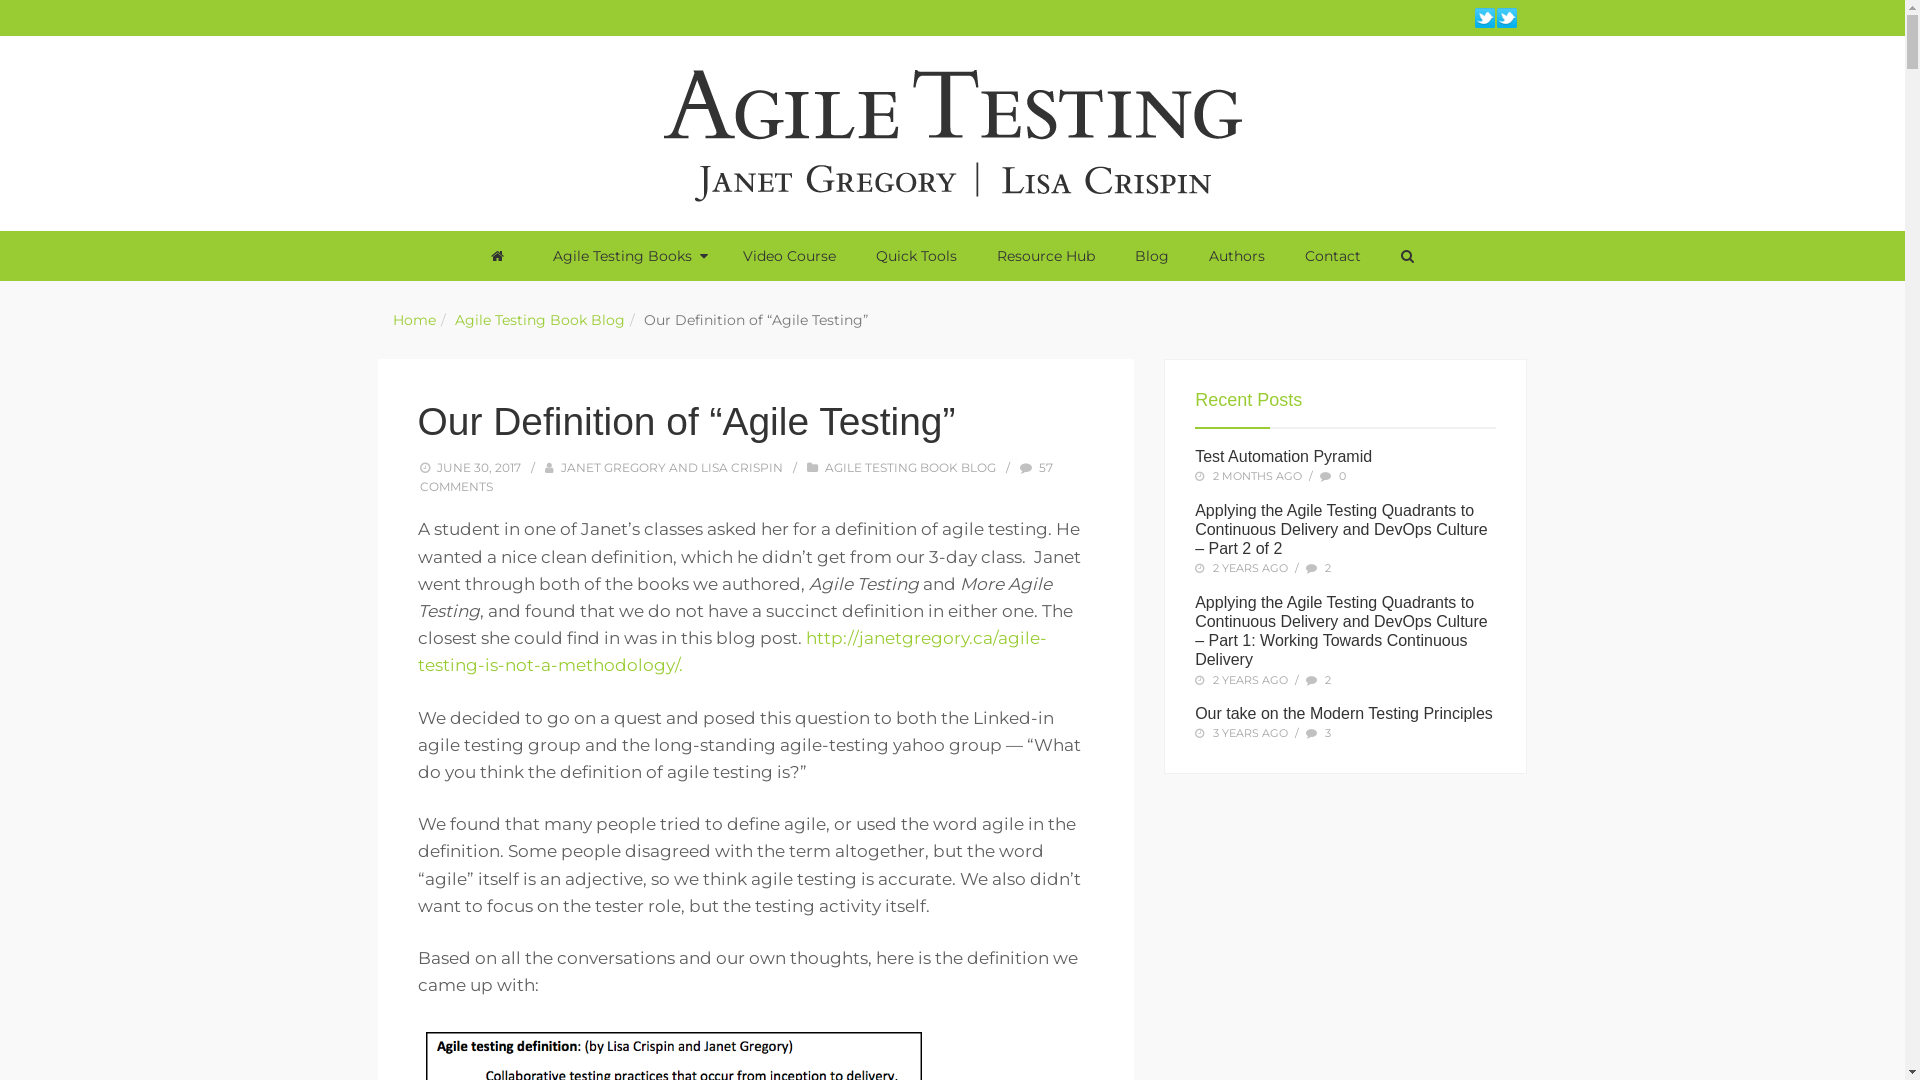 The image size is (1920, 1080). Describe the element at coordinates (1342, 475) in the screenshot. I see `'0'` at that location.